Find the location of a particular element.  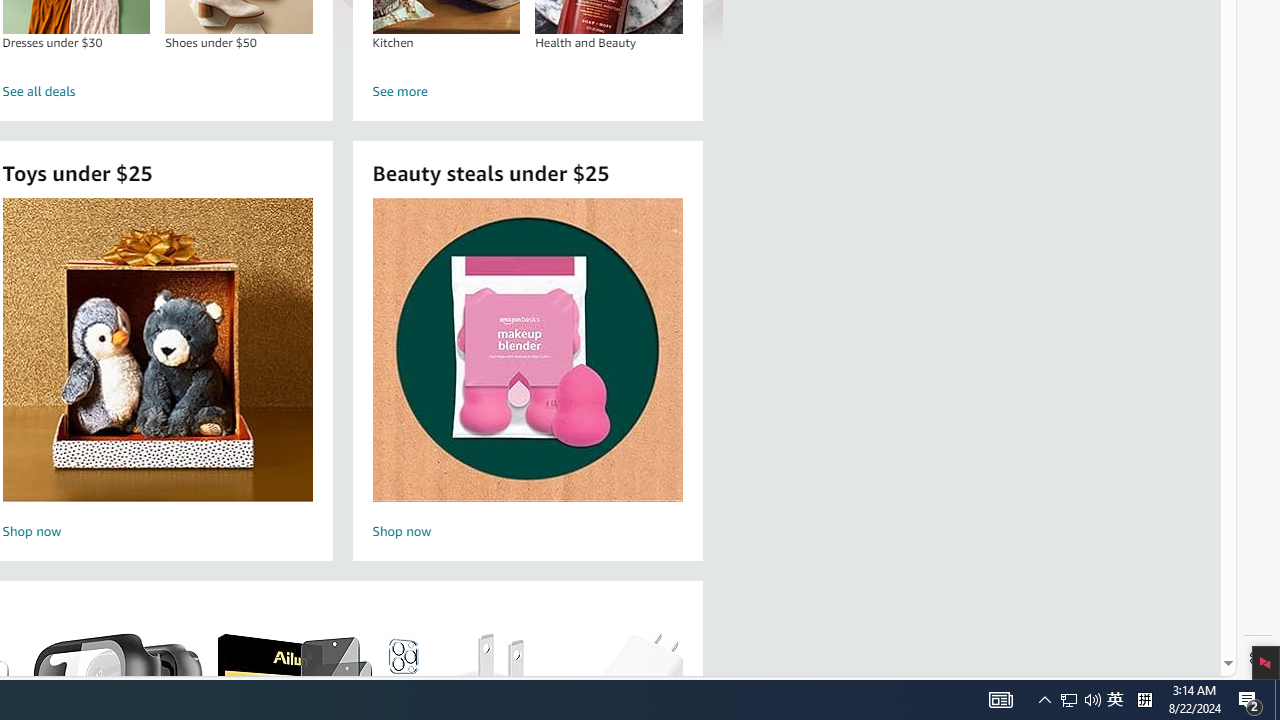

'Beauty steals under $25 Shop now' is located at coordinates (527, 371).